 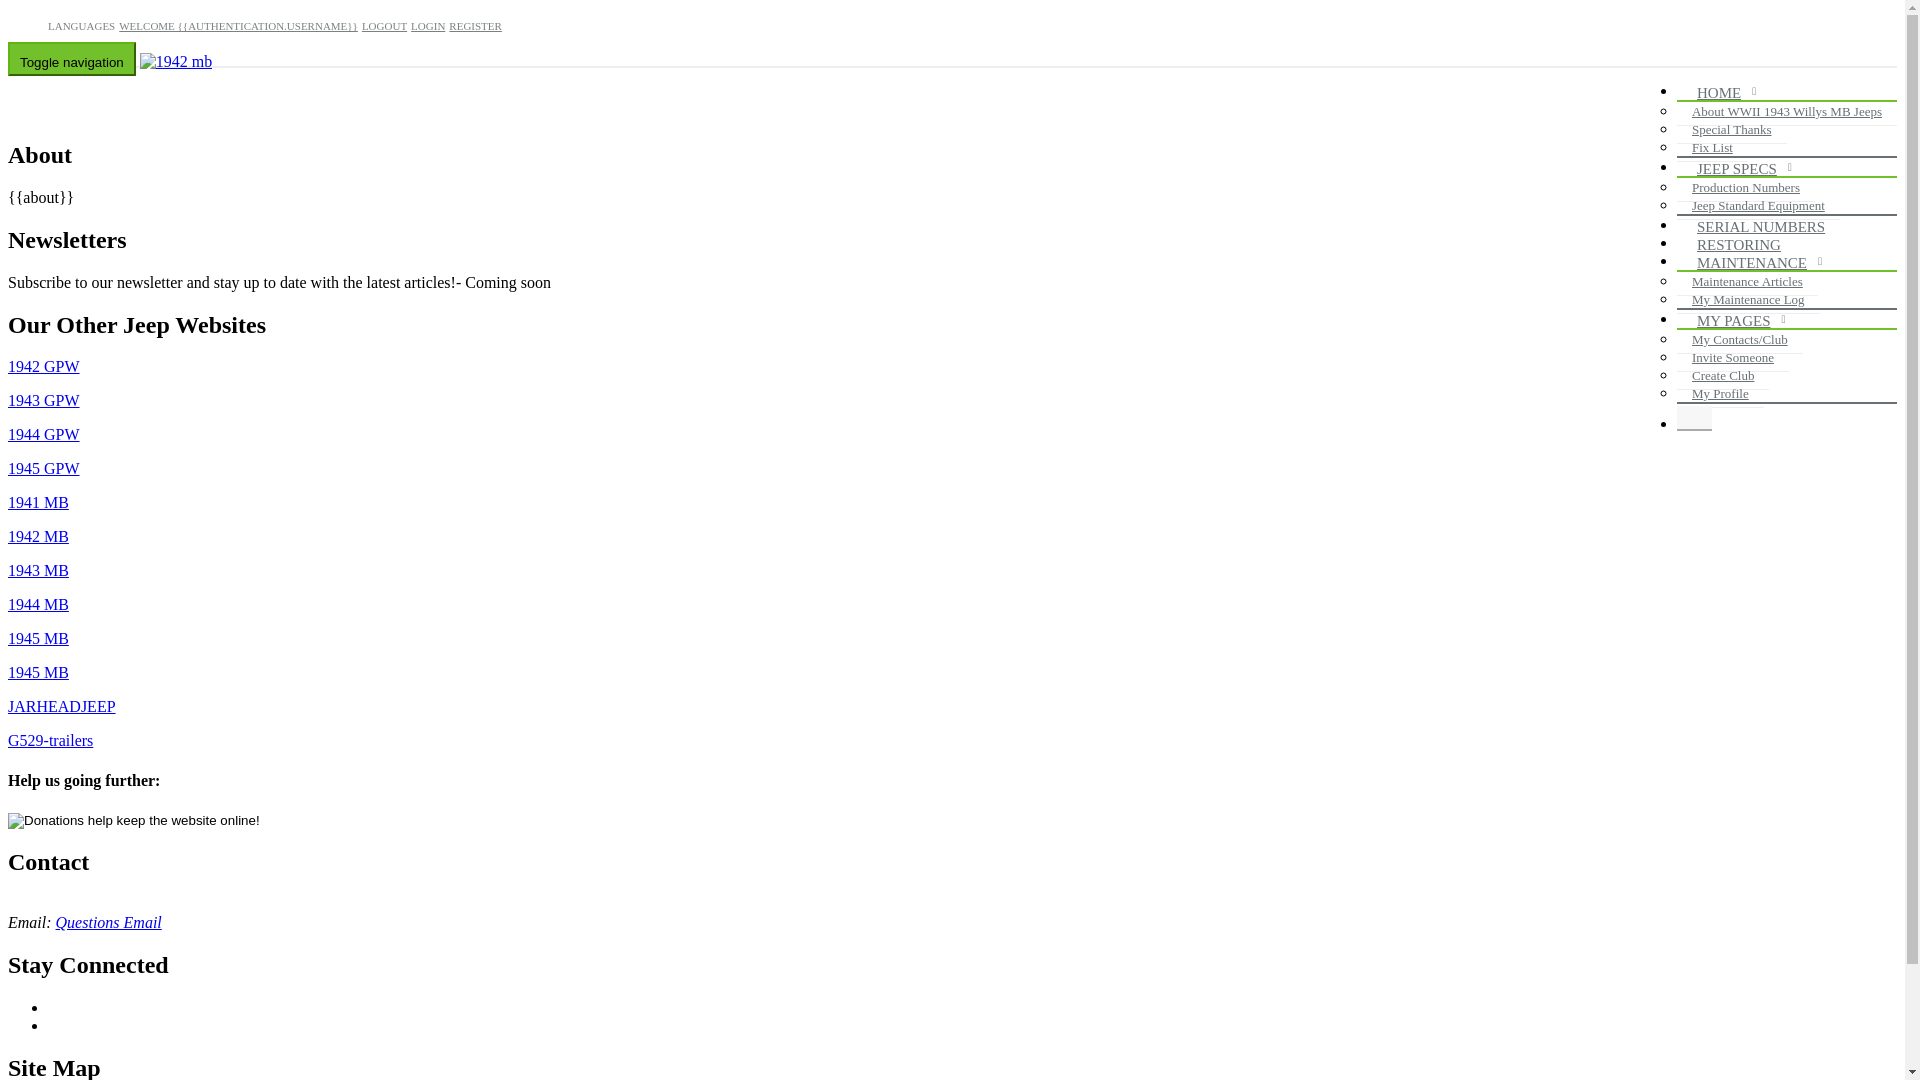 I want to click on '1944 MB', so click(x=8, y=603).